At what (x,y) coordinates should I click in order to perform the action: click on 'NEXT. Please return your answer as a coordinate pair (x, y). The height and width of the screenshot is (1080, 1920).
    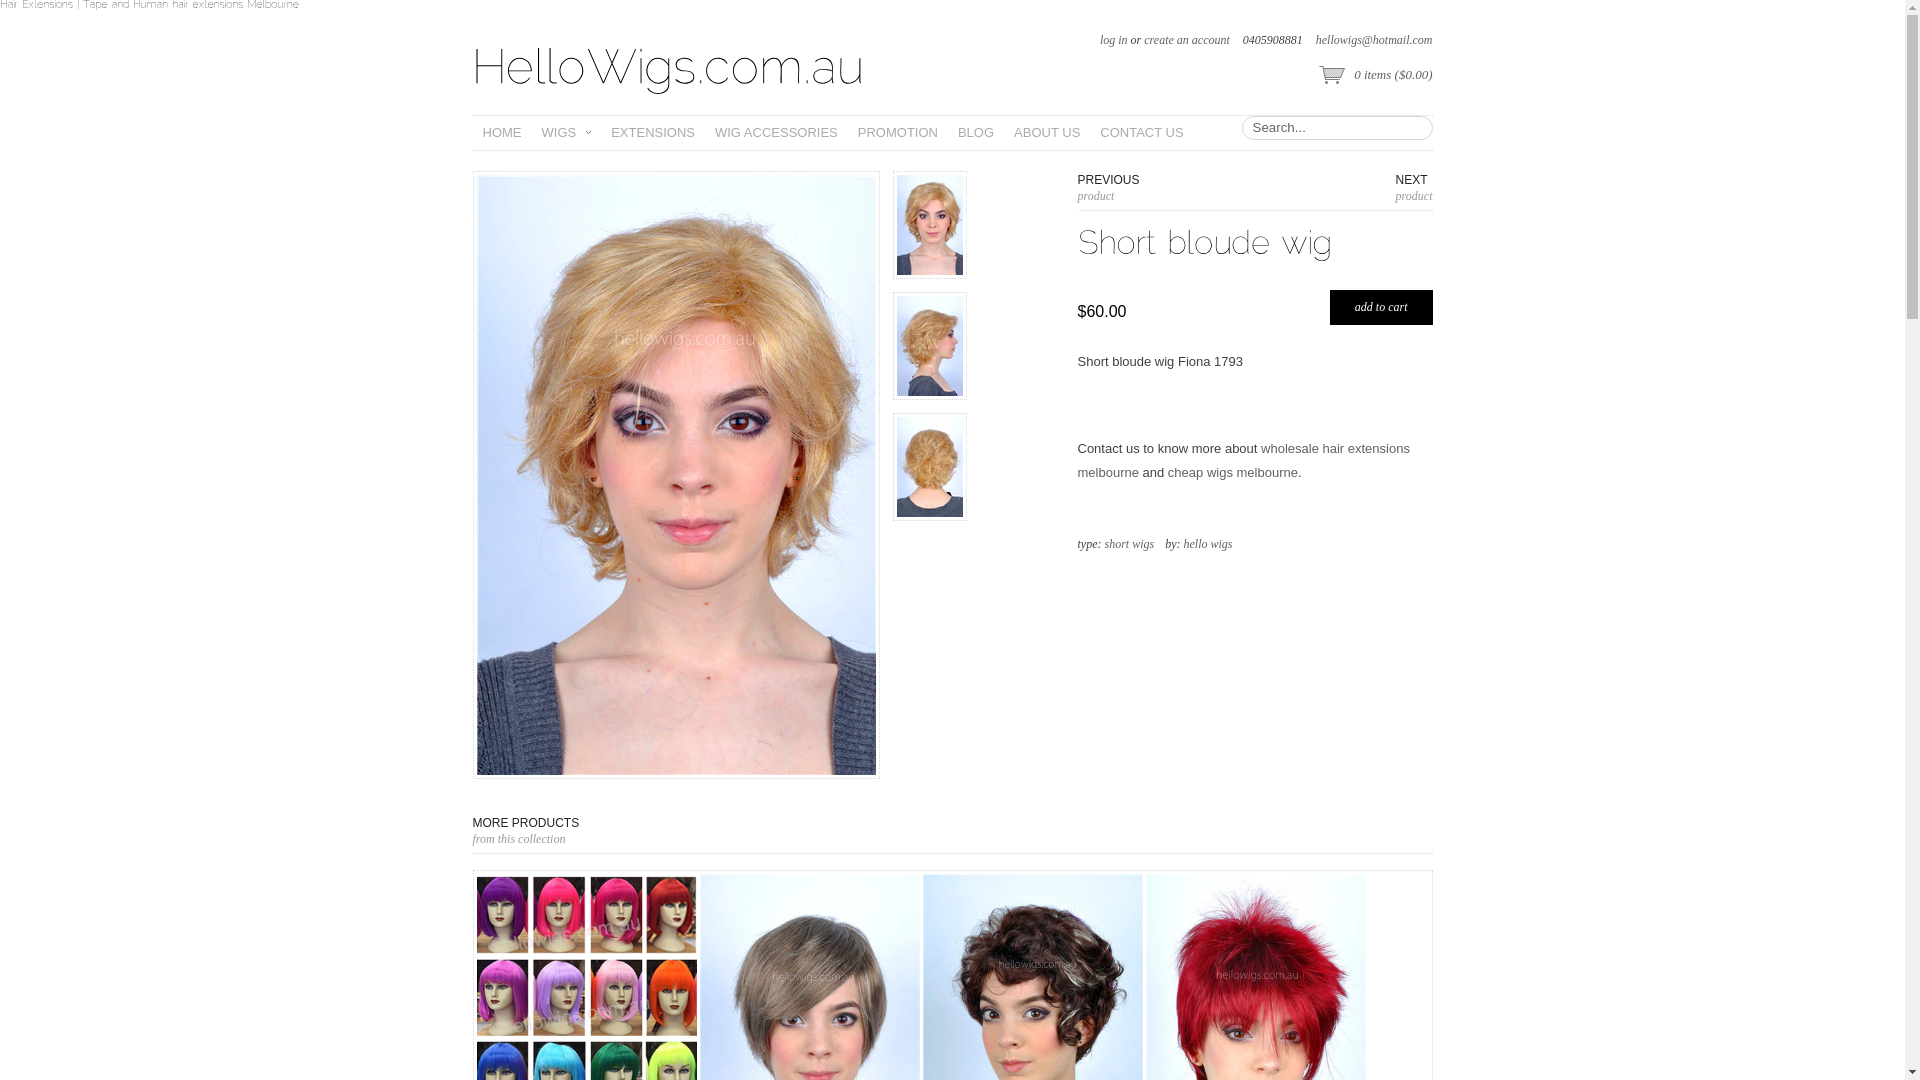
    Looking at the image, I should click on (1413, 188).